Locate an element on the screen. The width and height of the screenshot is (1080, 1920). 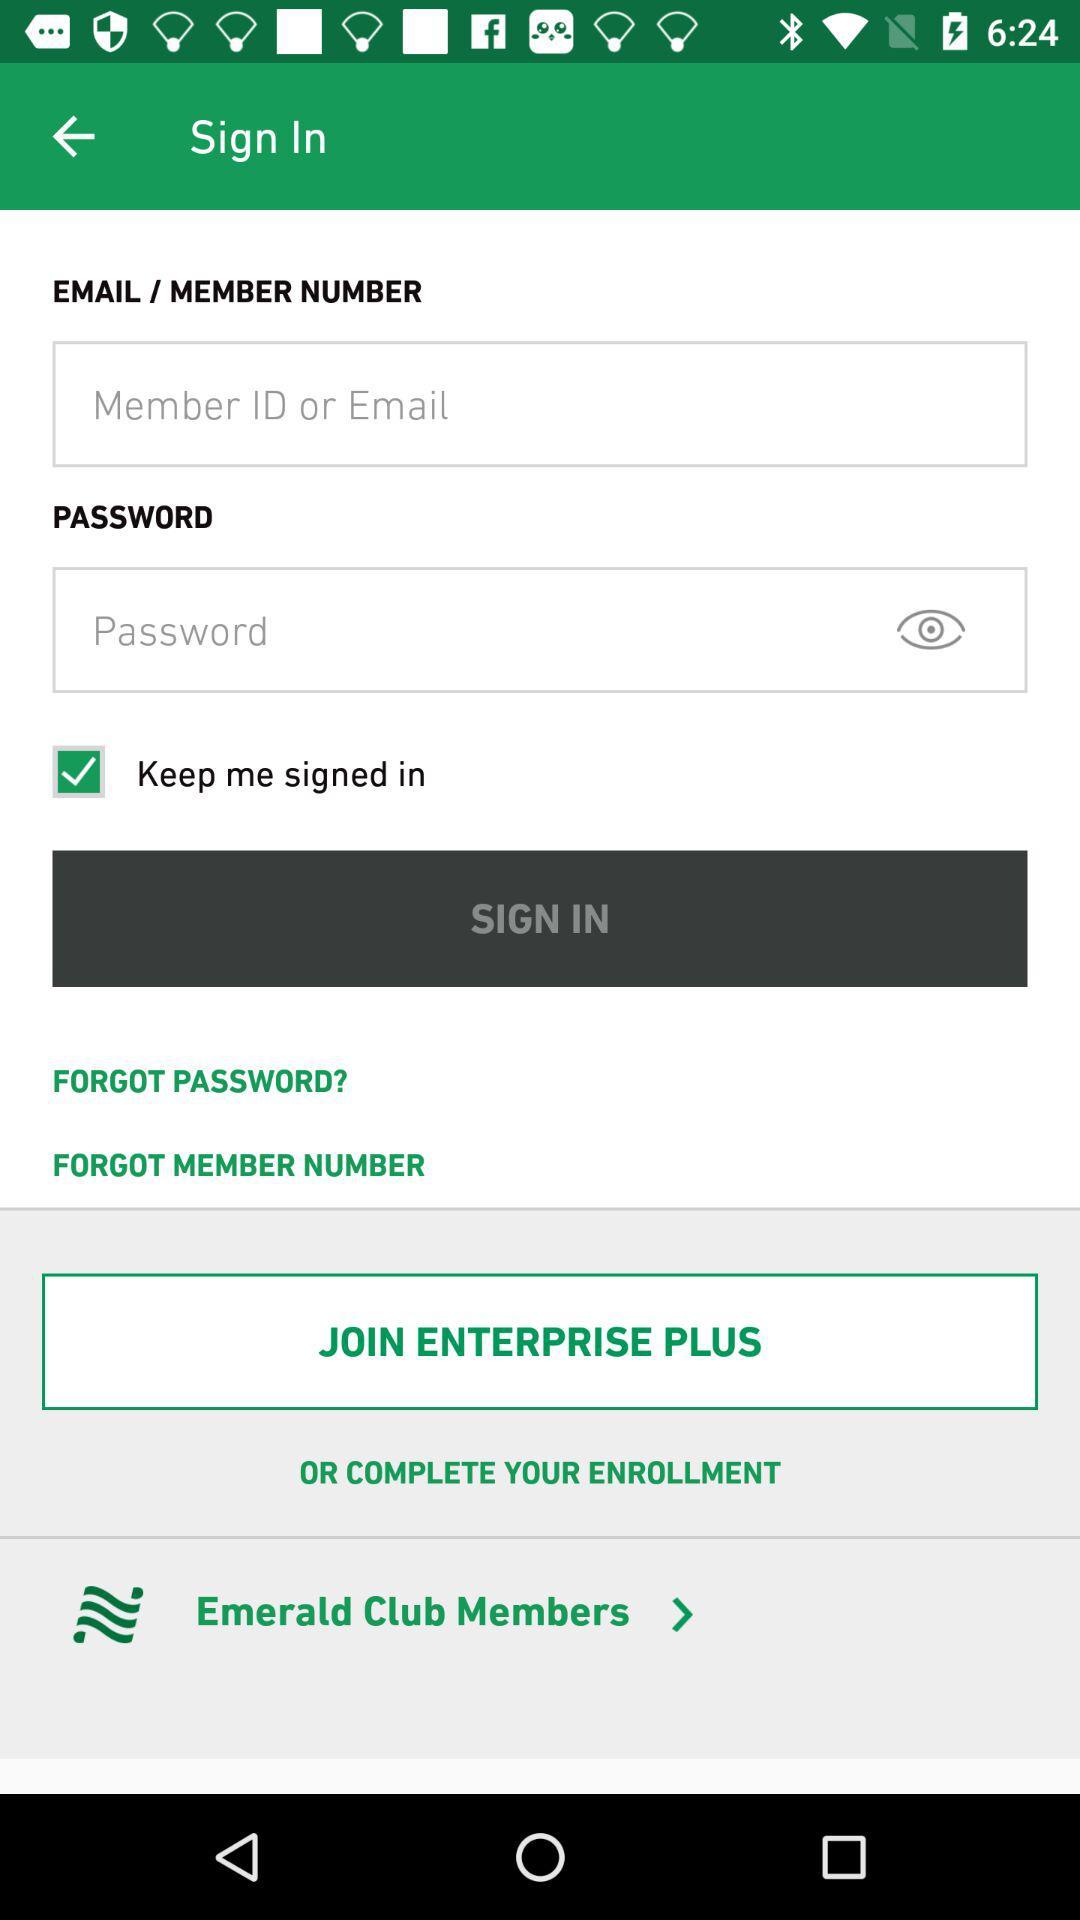
the forgot password? is located at coordinates (540, 1080).